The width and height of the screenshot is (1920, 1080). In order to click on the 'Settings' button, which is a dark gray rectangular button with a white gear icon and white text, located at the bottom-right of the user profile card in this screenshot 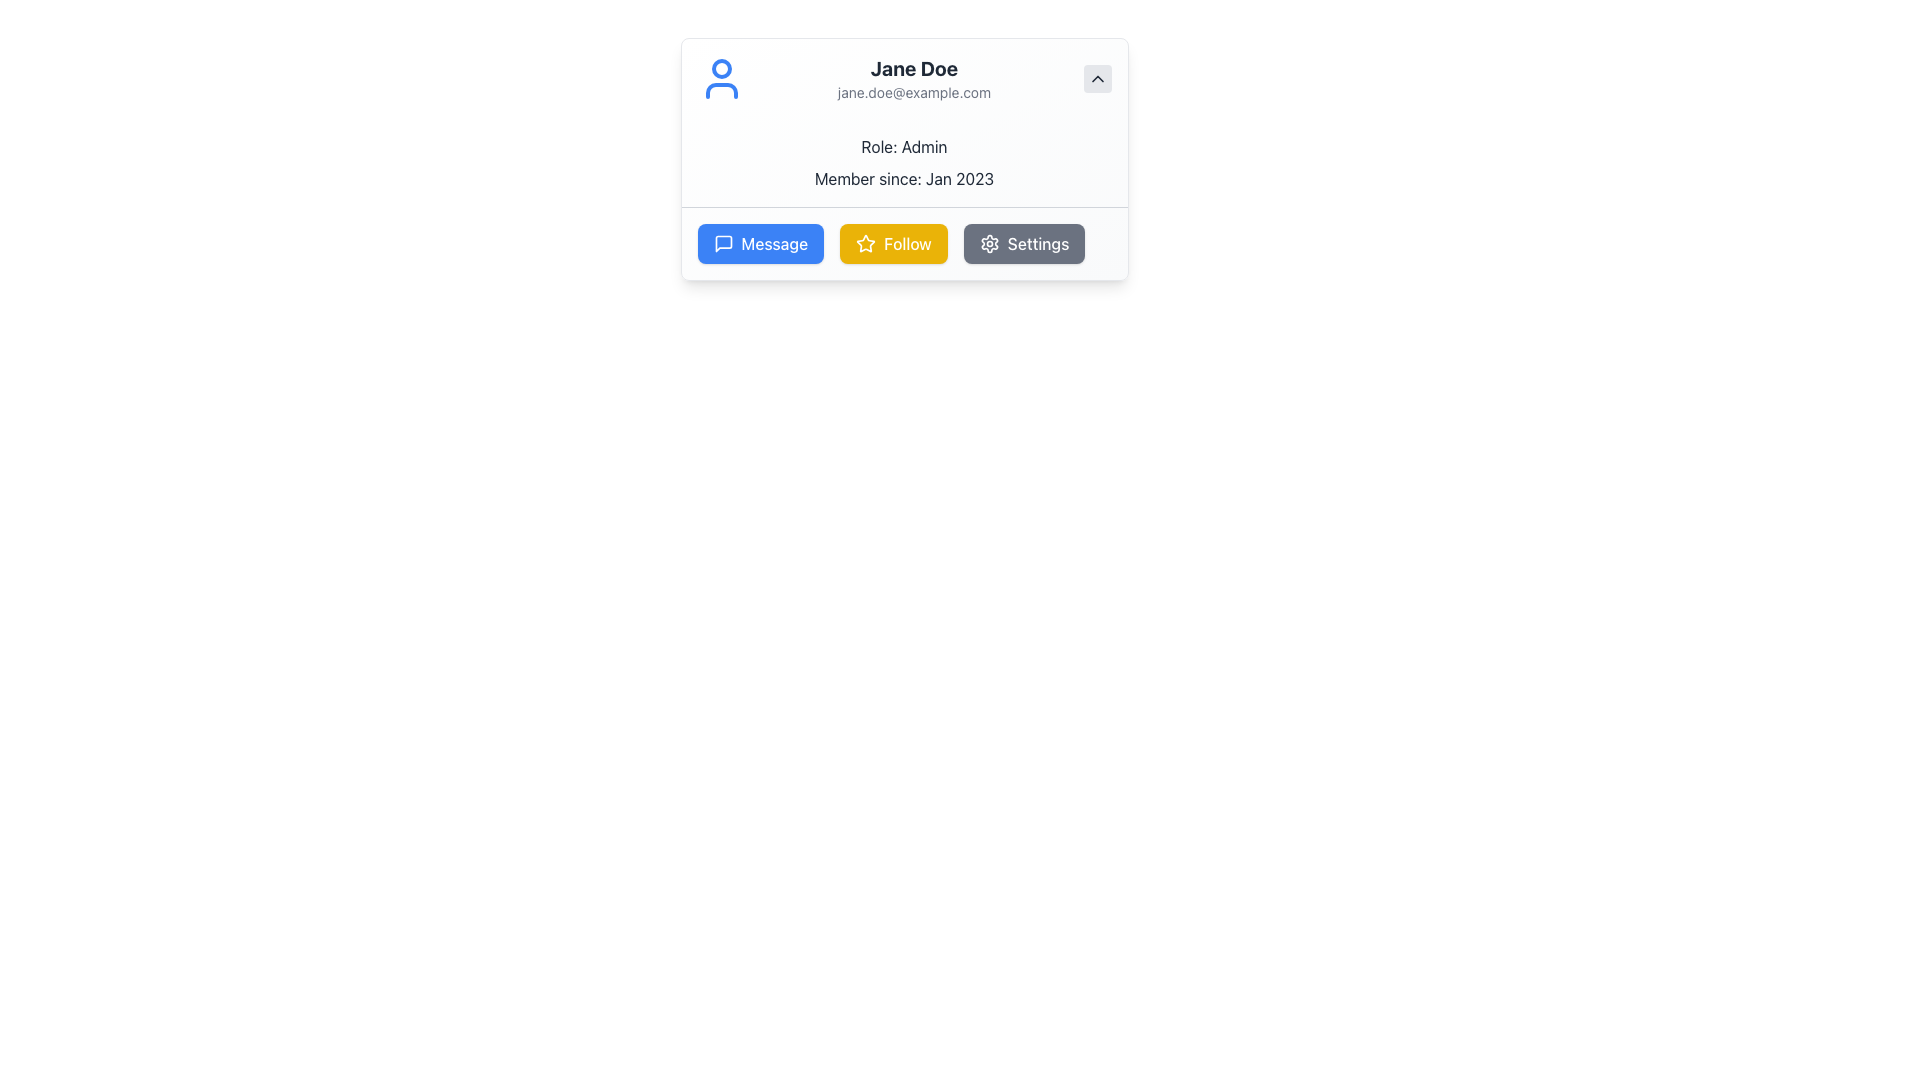, I will do `click(1024, 242)`.